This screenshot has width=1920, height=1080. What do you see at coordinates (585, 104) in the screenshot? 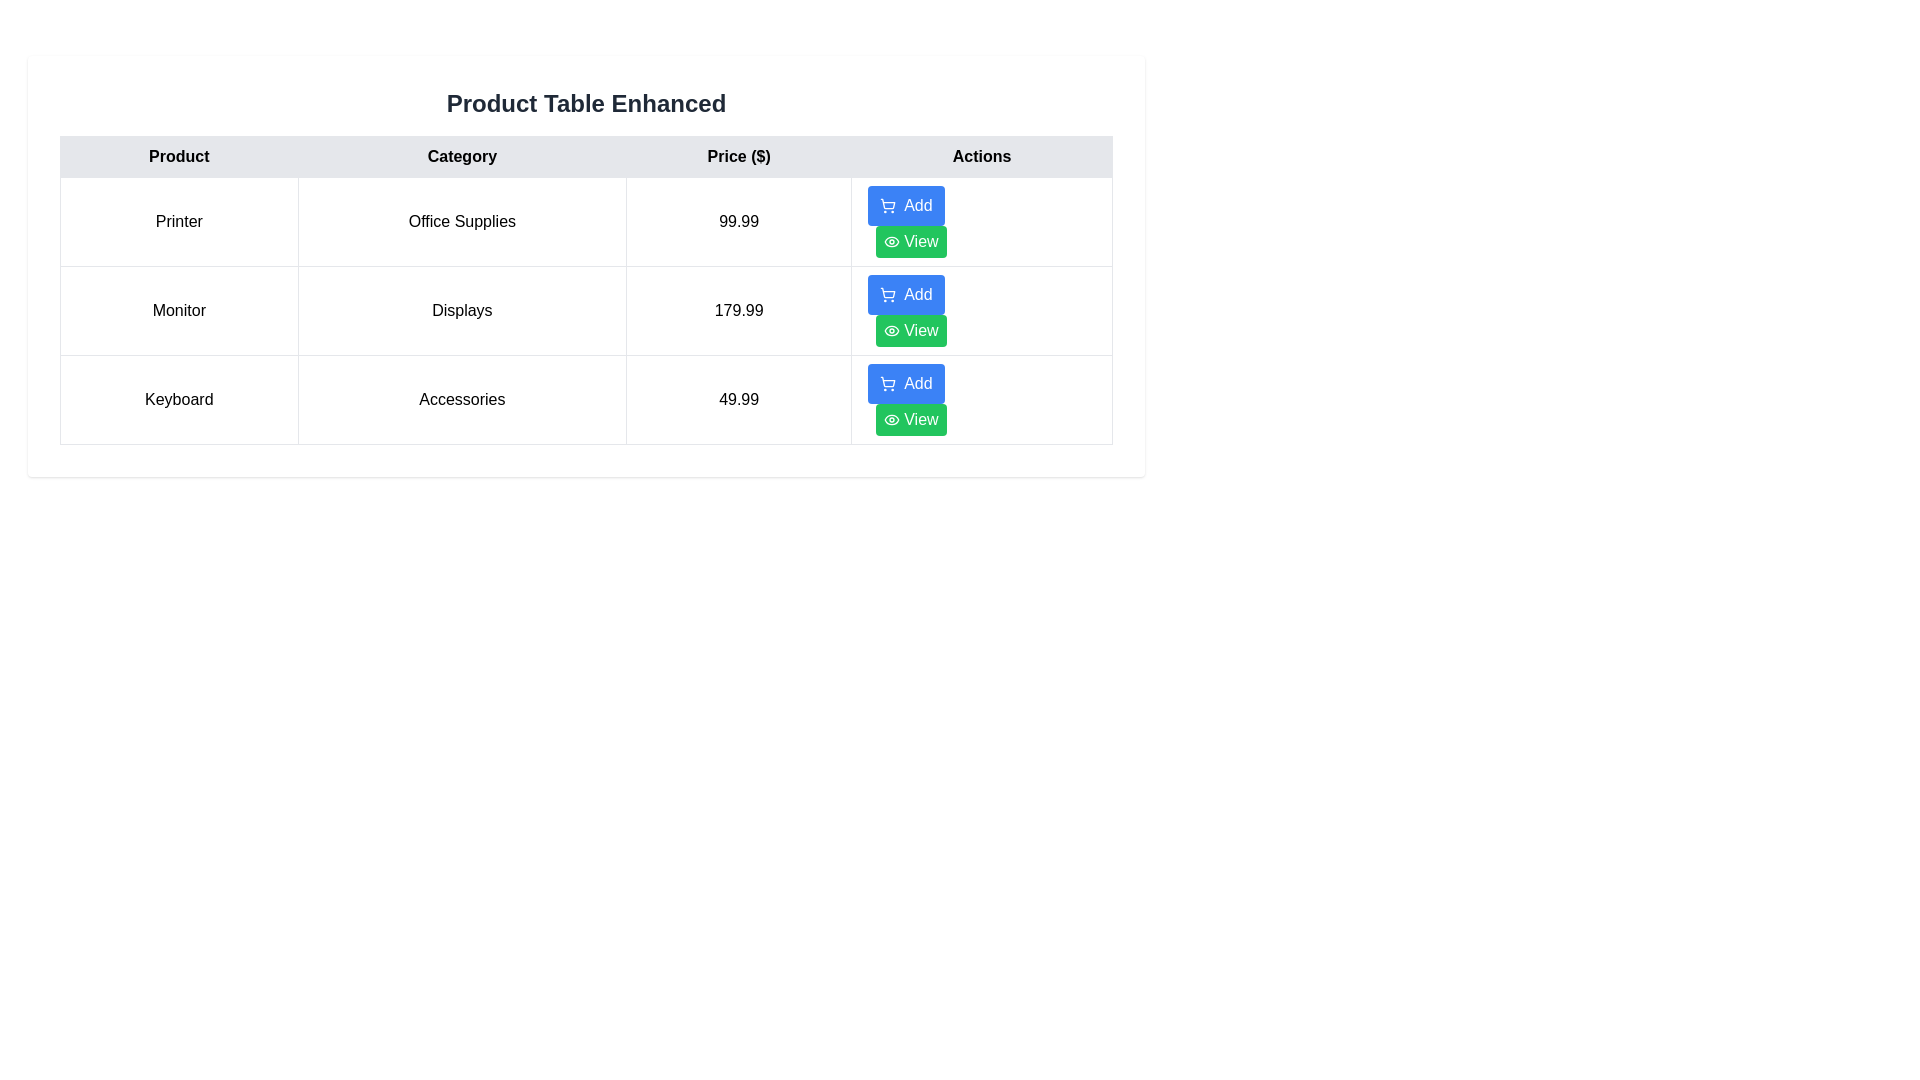
I see `the Text Header at the top of the white background box` at bounding box center [585, 104].